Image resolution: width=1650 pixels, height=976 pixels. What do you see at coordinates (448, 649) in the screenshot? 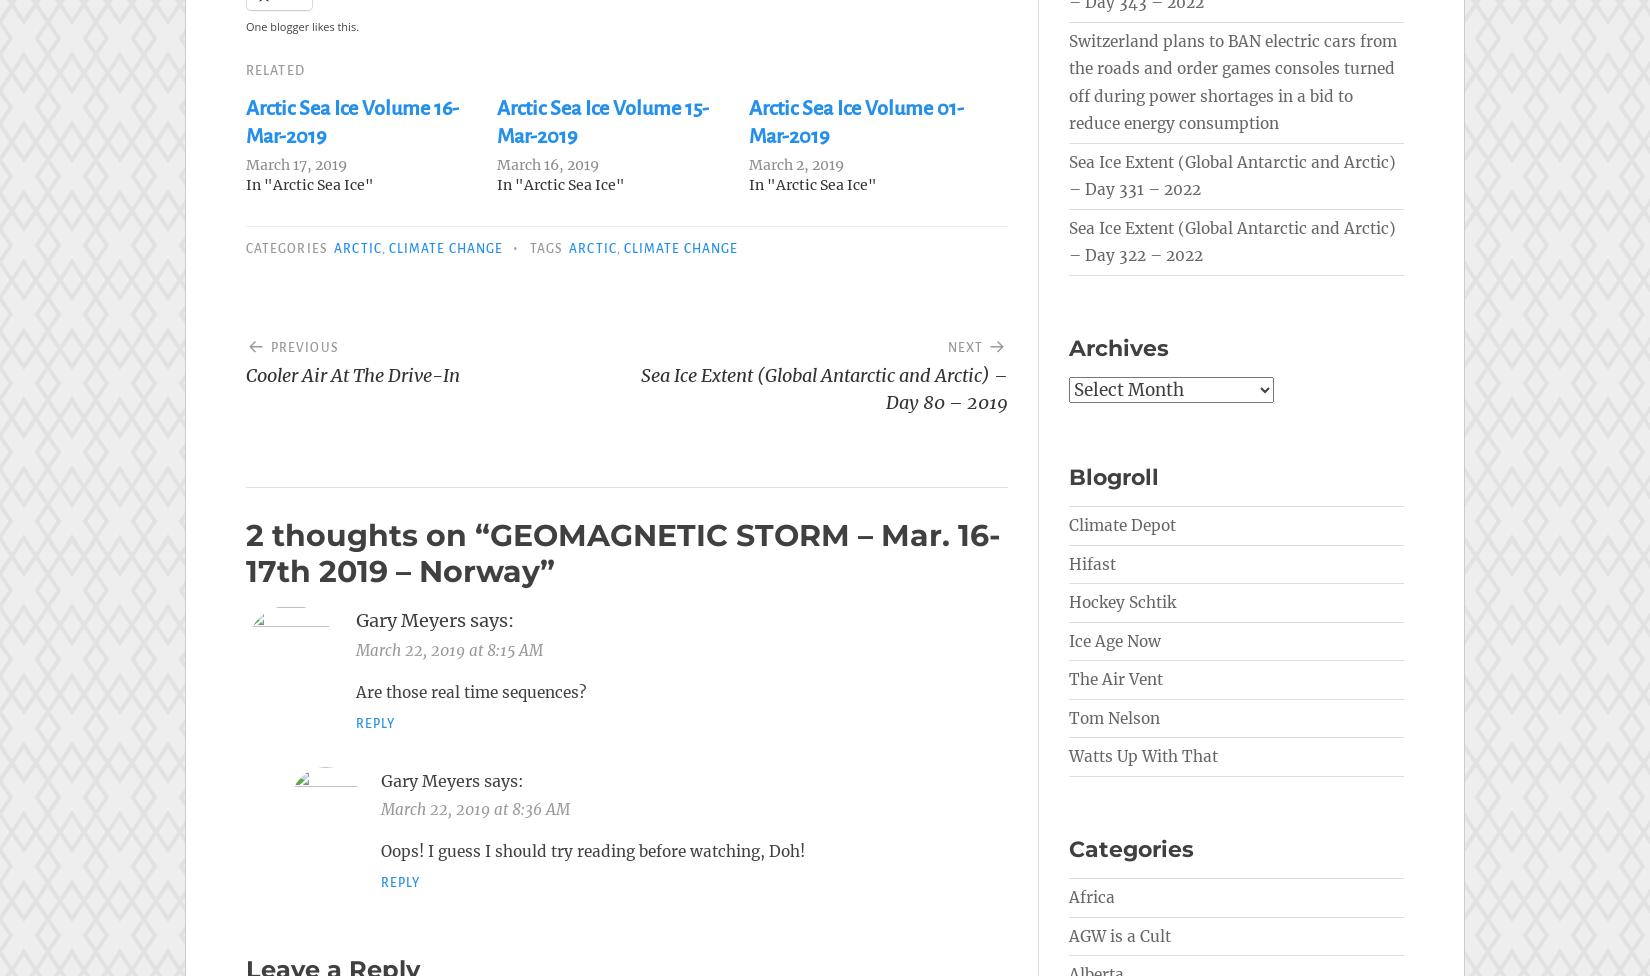
I see `'March 22, 2019 at 8:15 AM'` at bounding box center [448, 649].